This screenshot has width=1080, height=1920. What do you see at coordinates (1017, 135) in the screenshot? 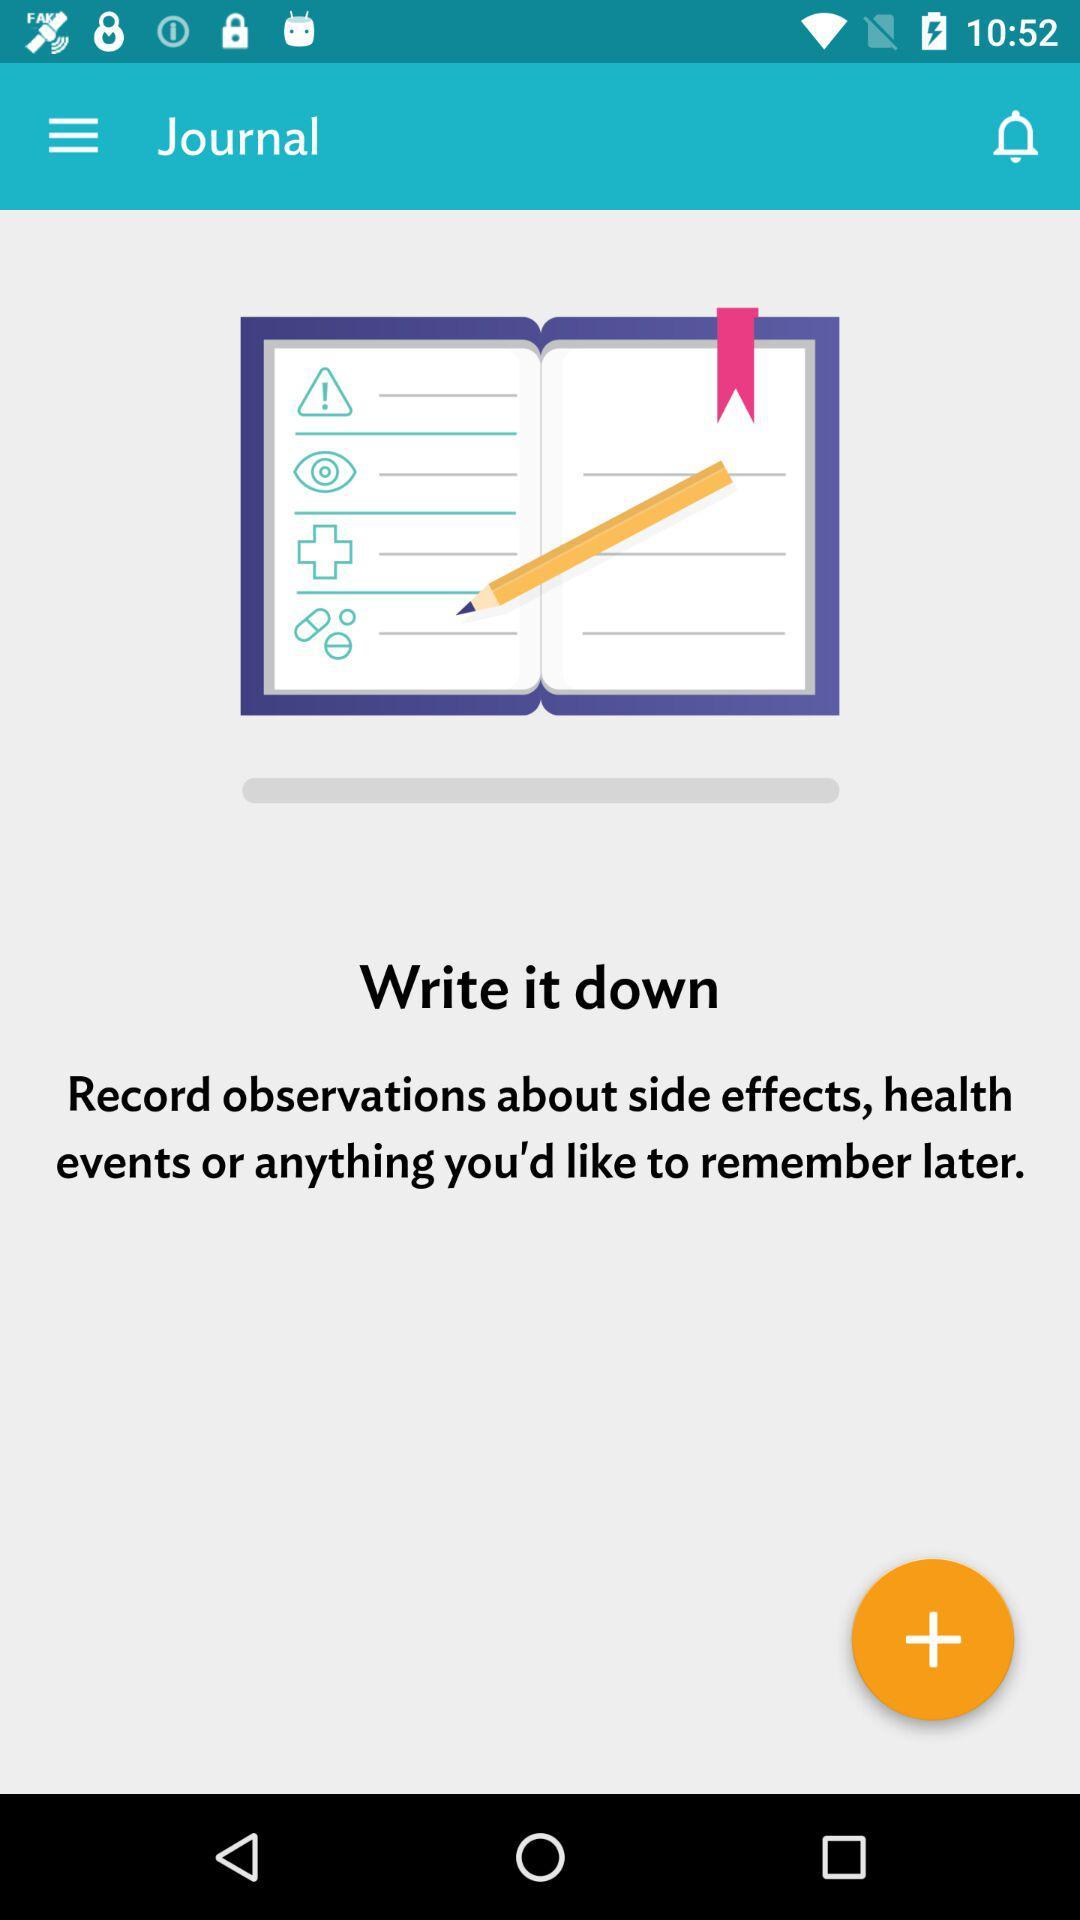
I see `the item next to journal` at bounding box center [1017, 135].